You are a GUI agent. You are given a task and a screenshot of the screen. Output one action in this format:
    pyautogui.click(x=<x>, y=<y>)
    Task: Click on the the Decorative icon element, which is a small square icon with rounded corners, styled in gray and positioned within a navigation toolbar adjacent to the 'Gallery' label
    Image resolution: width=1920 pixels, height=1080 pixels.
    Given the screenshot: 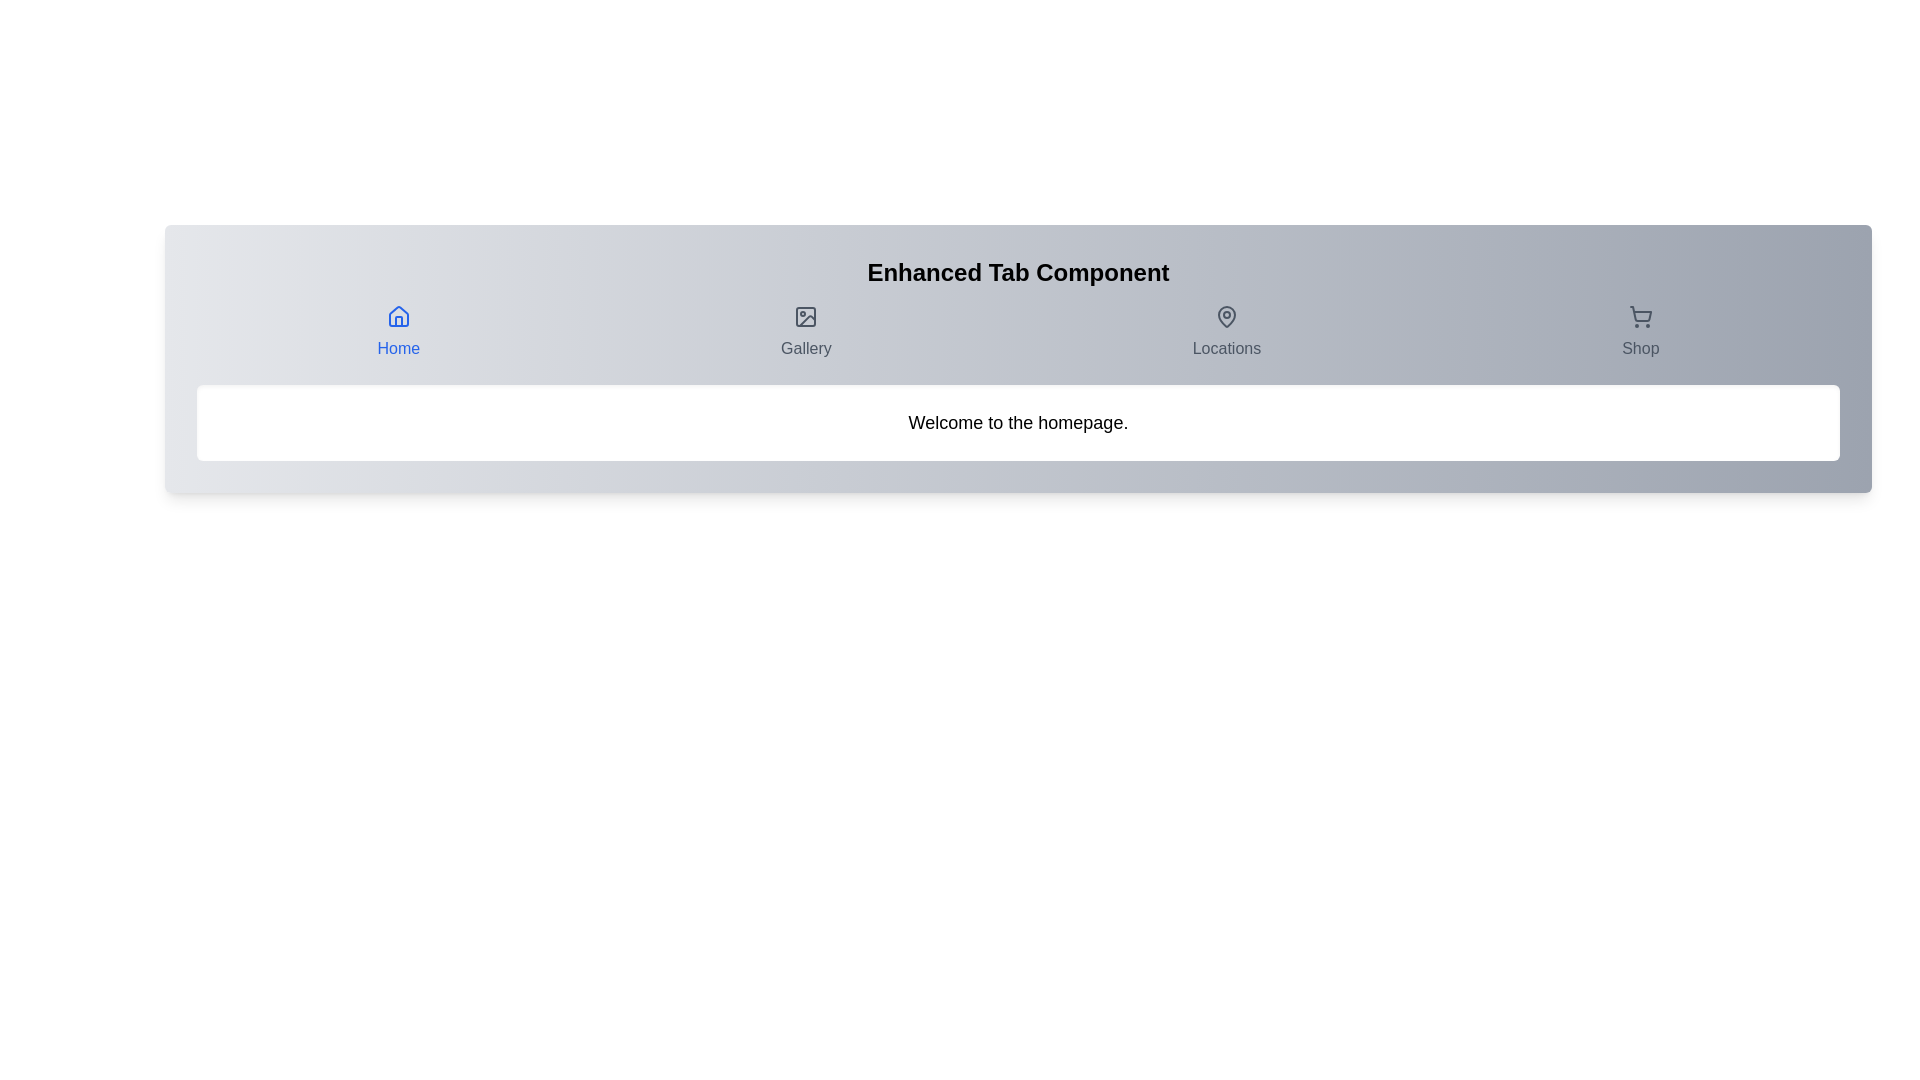 What is the action you would take?
    pyautogui.click(x=806, y=315)
    